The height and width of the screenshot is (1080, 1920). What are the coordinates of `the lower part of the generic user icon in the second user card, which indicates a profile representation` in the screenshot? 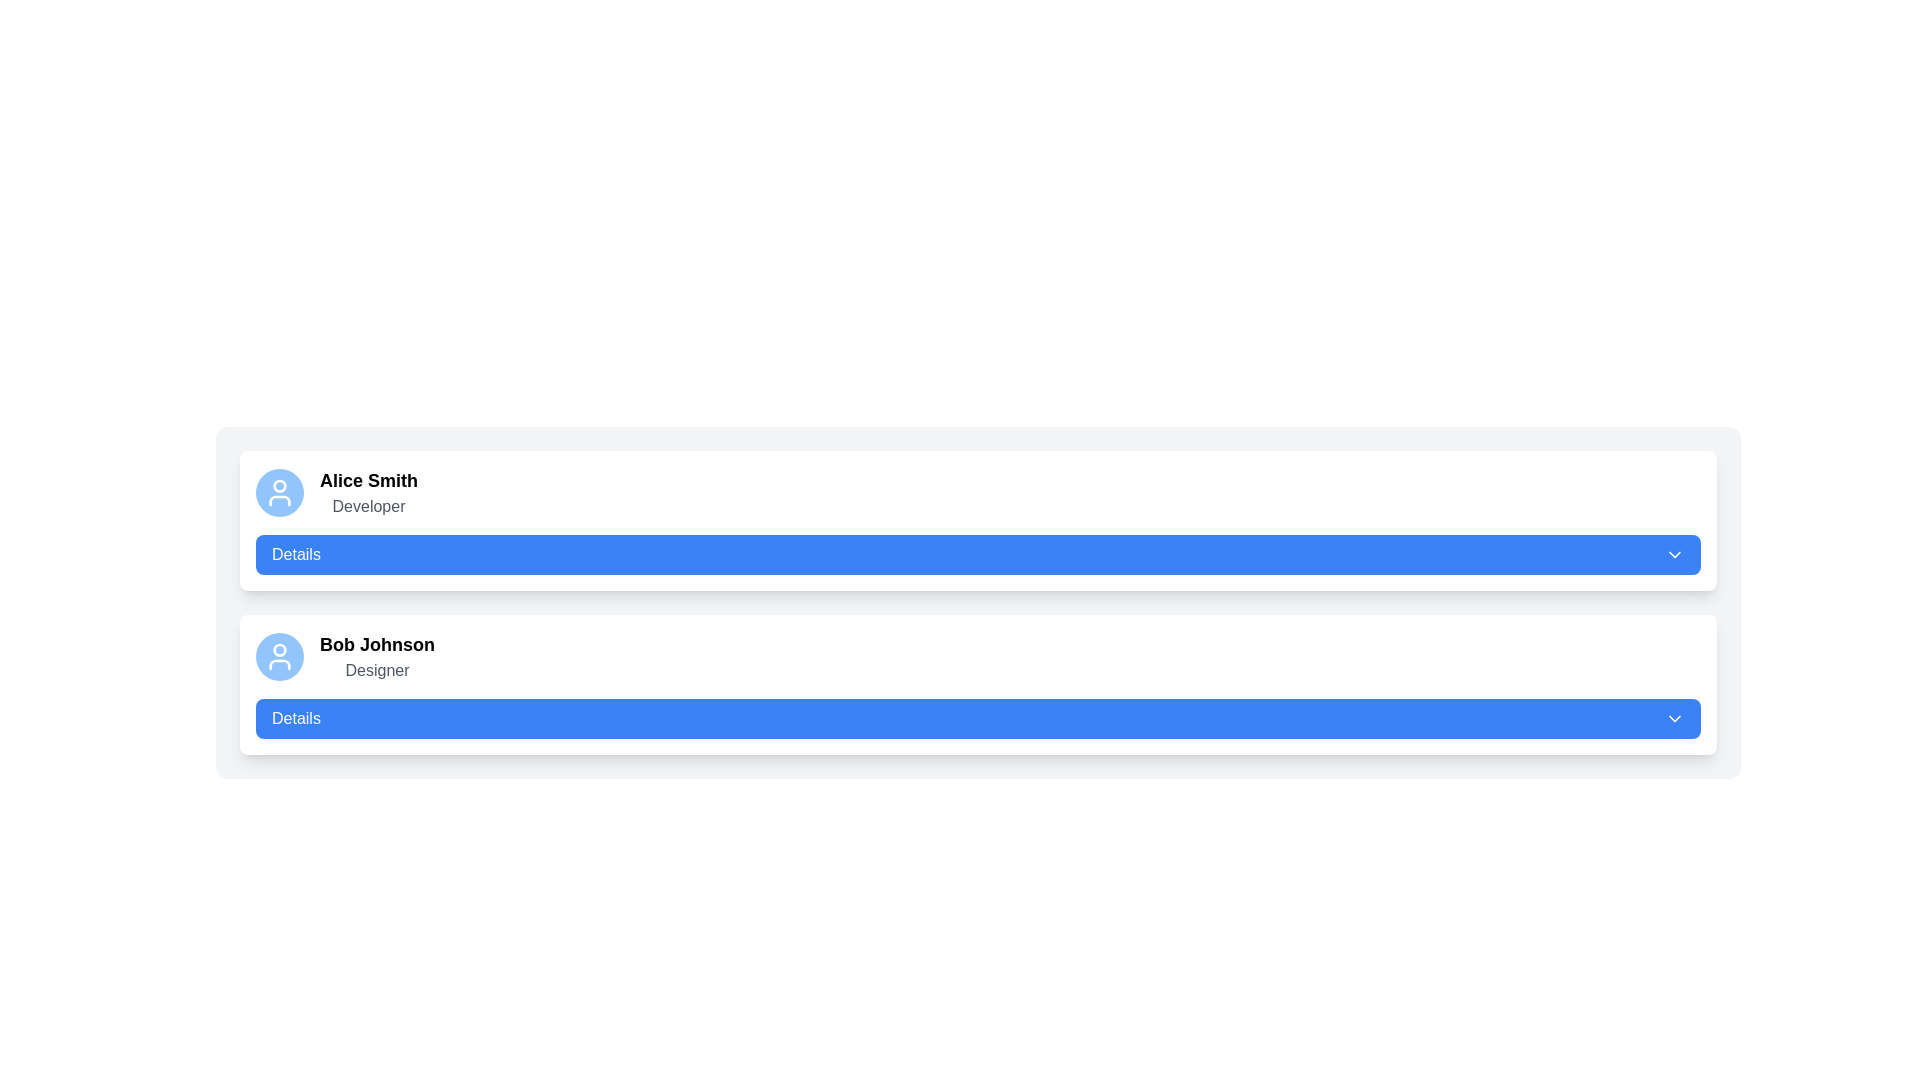 It's located at (278, 664).